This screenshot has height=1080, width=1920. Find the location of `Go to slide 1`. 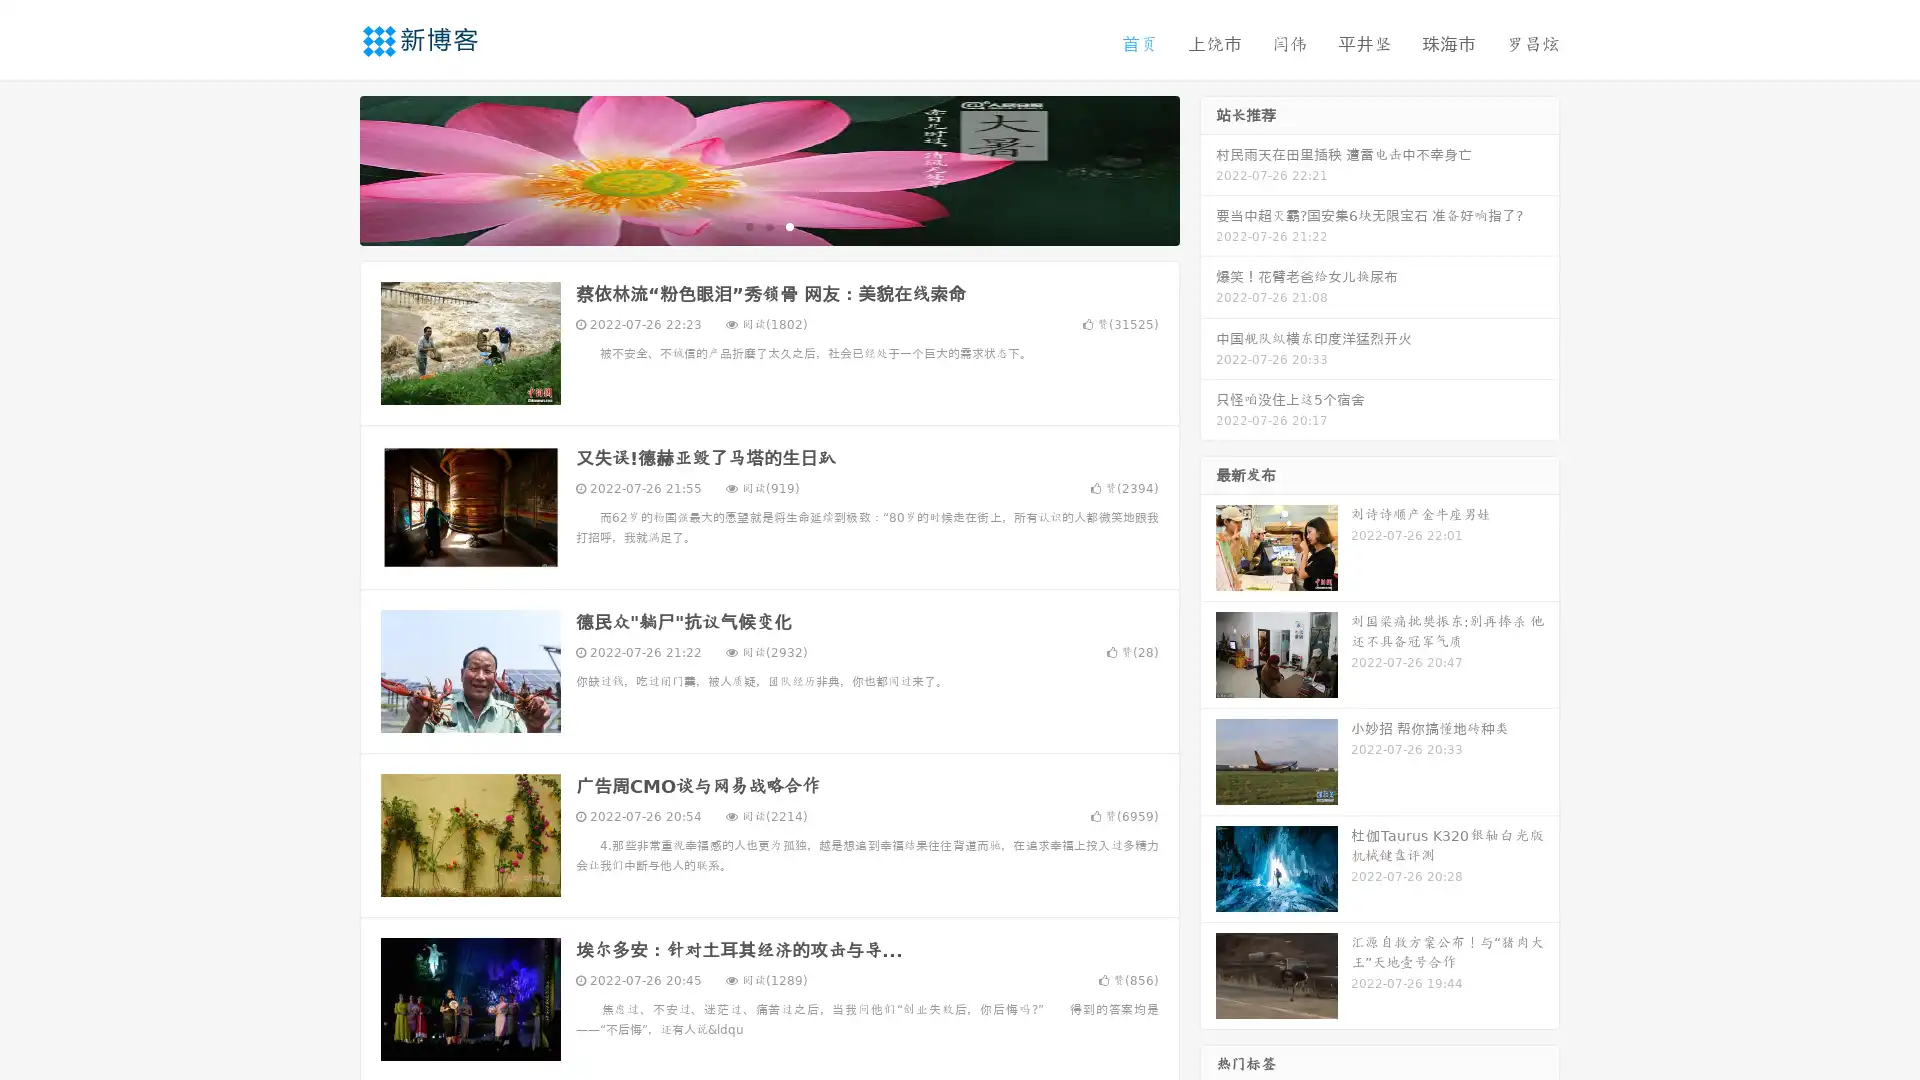

Go to slide 1 is located at coordinates (748, 225).